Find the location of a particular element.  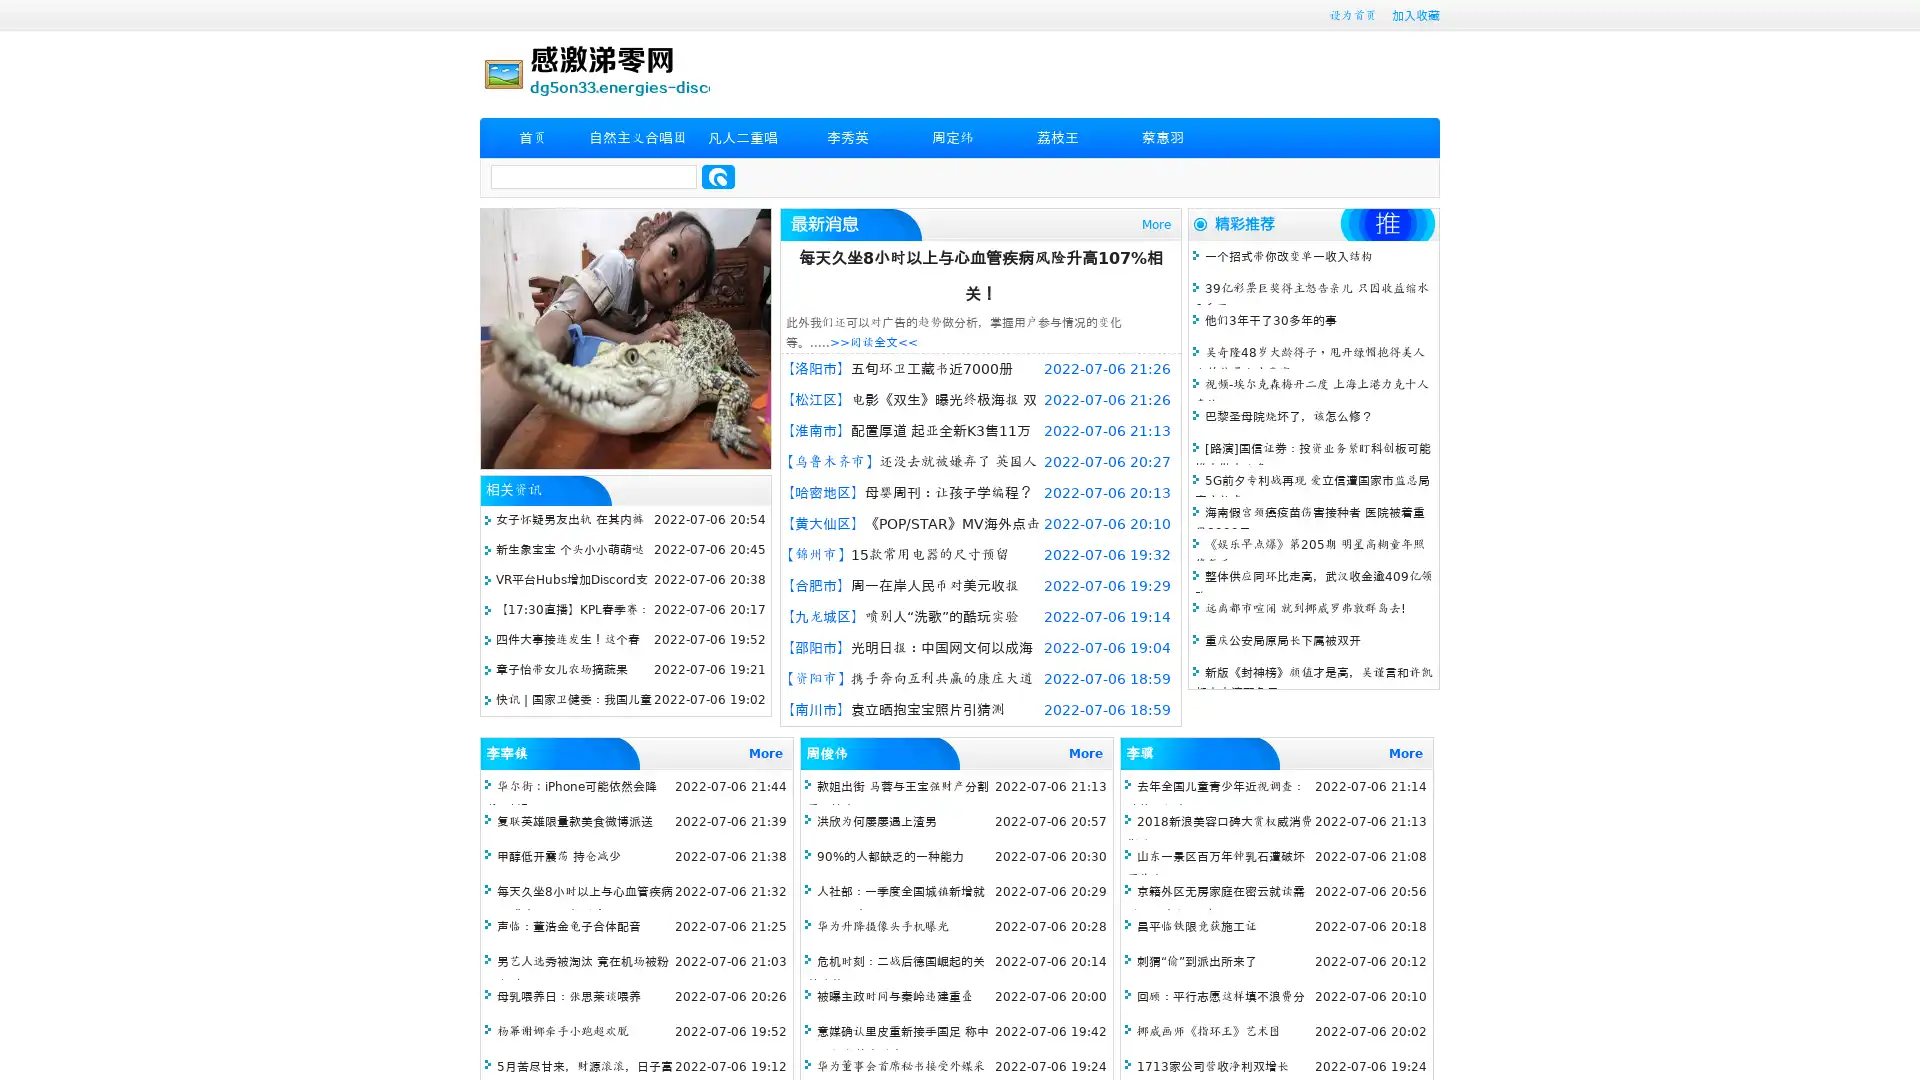

Search is located at coordinates (718, 176).